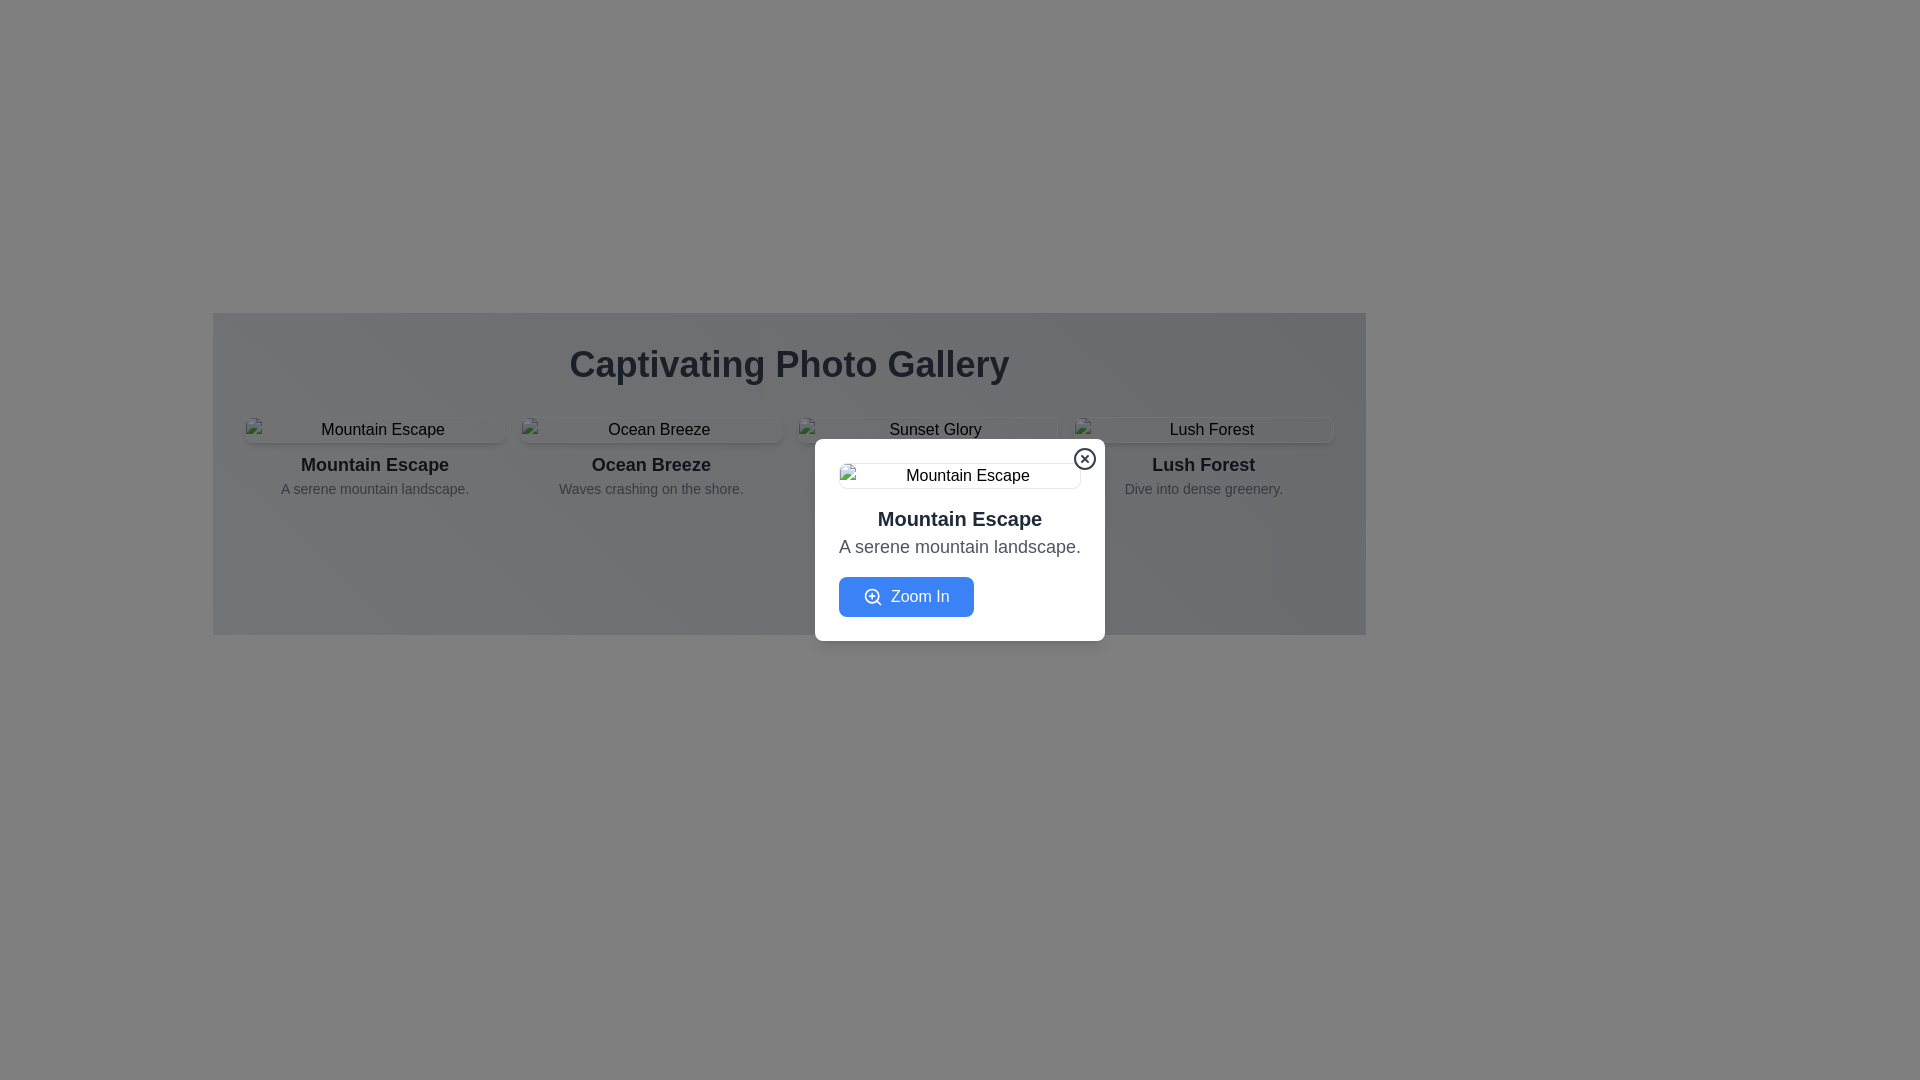 The width and height of the screenshot is (1920, 1080). I want to click on to interact with the 'Ocean Breeze' card element, which is the second item in a horizontal grid layout of four items, located between 'Mountain Escape' and 'Sunset Glory', so click(651, 462).